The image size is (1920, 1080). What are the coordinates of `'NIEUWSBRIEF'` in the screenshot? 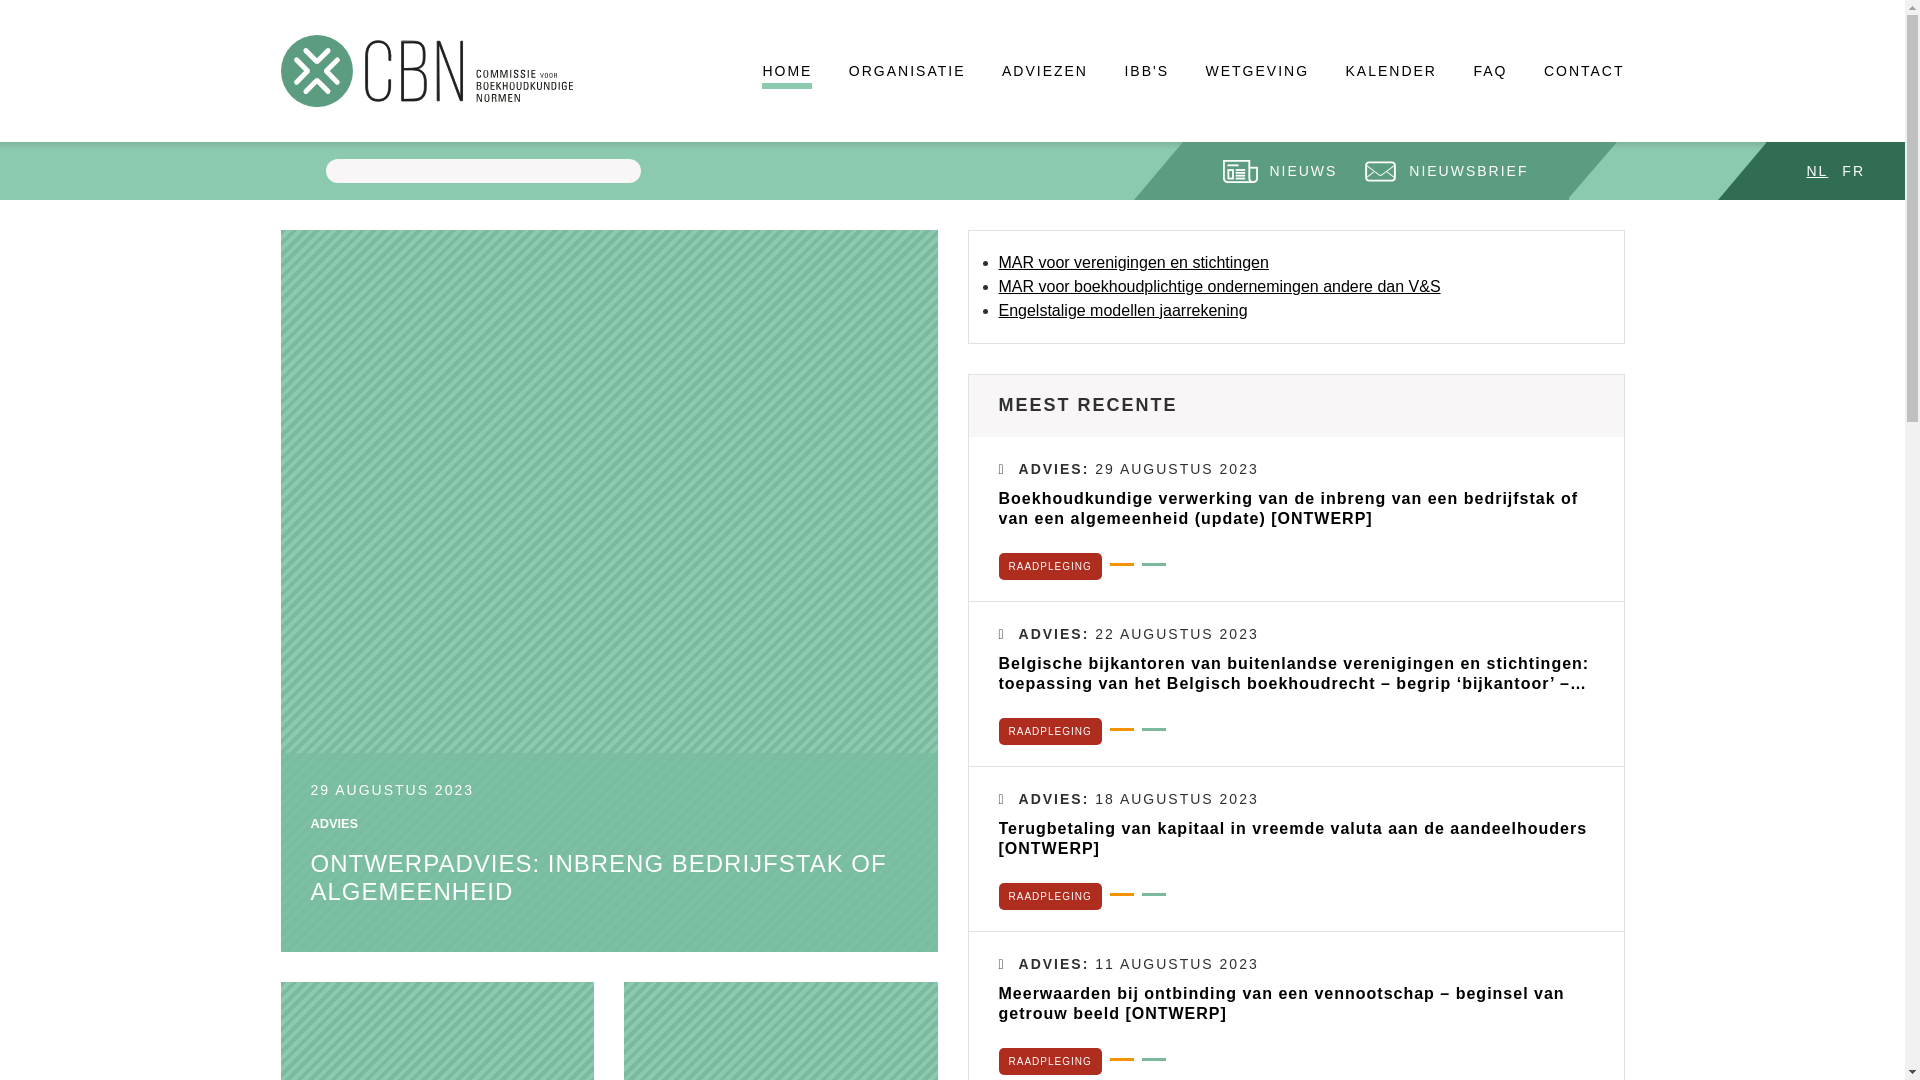 It's located at (1444, 171).